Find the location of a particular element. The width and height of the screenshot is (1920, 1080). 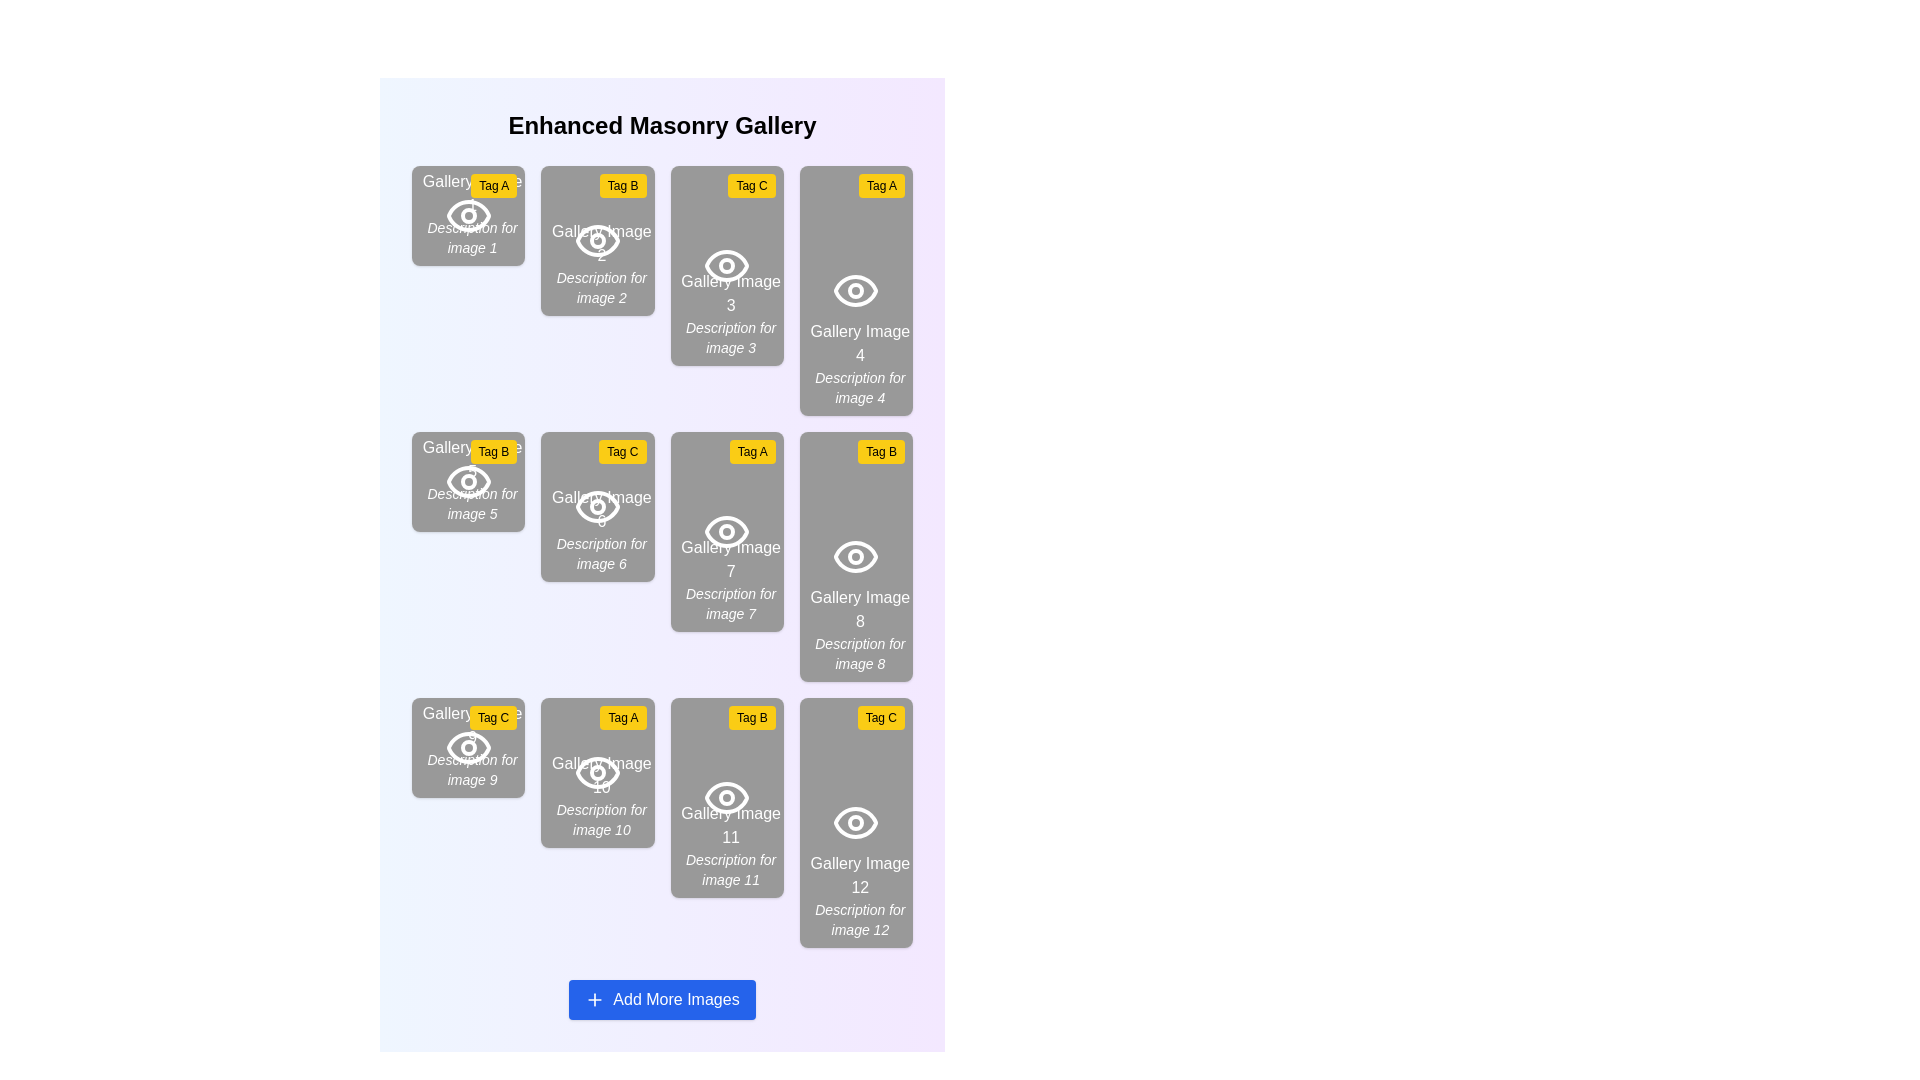

the italicized text label displaying 'Description for image 2,' which is located beneath the 'Gallery Image 2' label in the second column, first row of the gallery grid is located at coordinates (600, 288).